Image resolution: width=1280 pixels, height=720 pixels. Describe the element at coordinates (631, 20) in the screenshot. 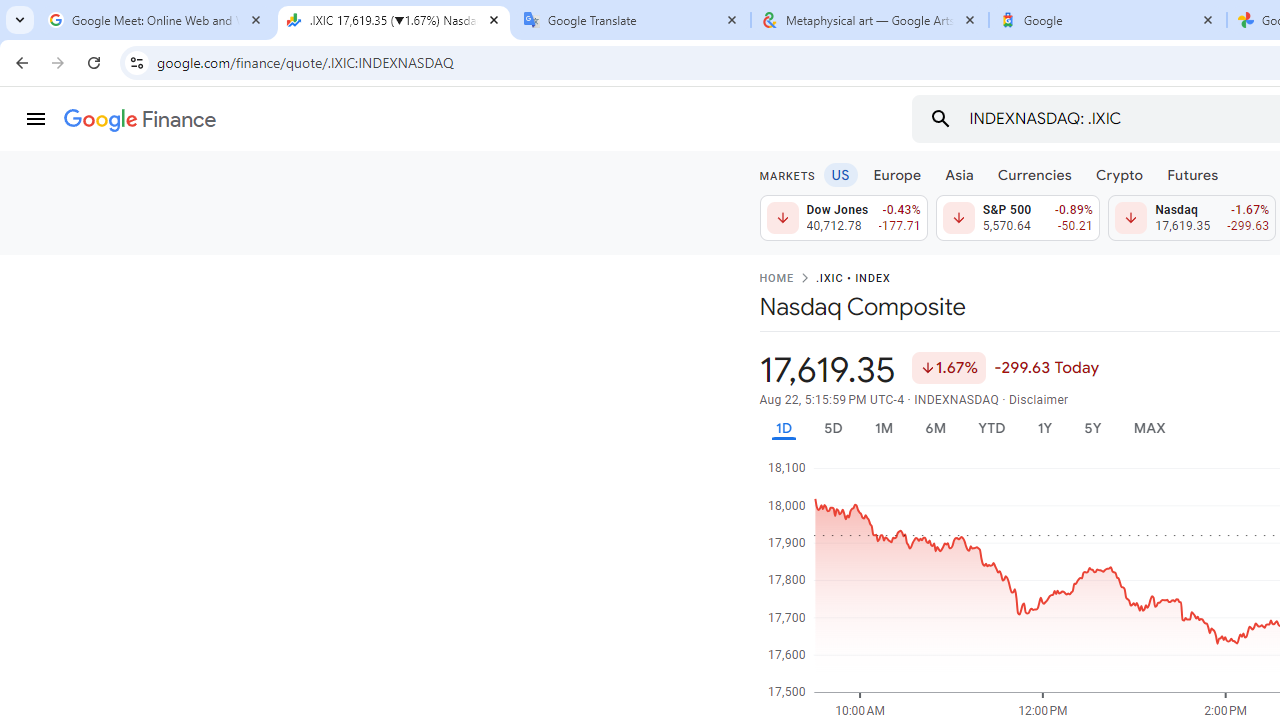

I see `'Google Translate'` at that location.